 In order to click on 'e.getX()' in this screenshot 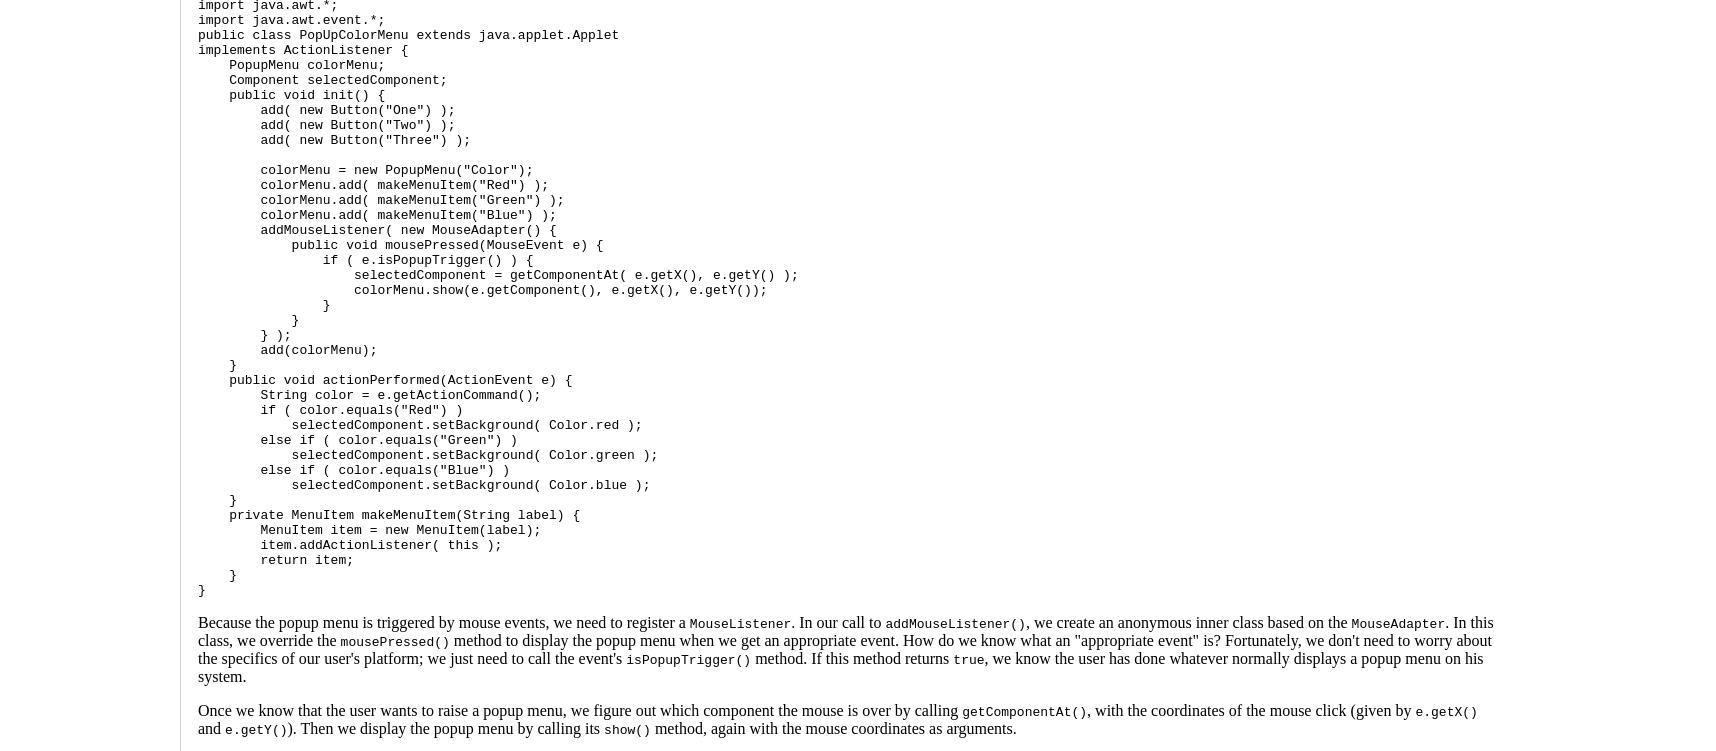, I will do `click(1446, 711)`.